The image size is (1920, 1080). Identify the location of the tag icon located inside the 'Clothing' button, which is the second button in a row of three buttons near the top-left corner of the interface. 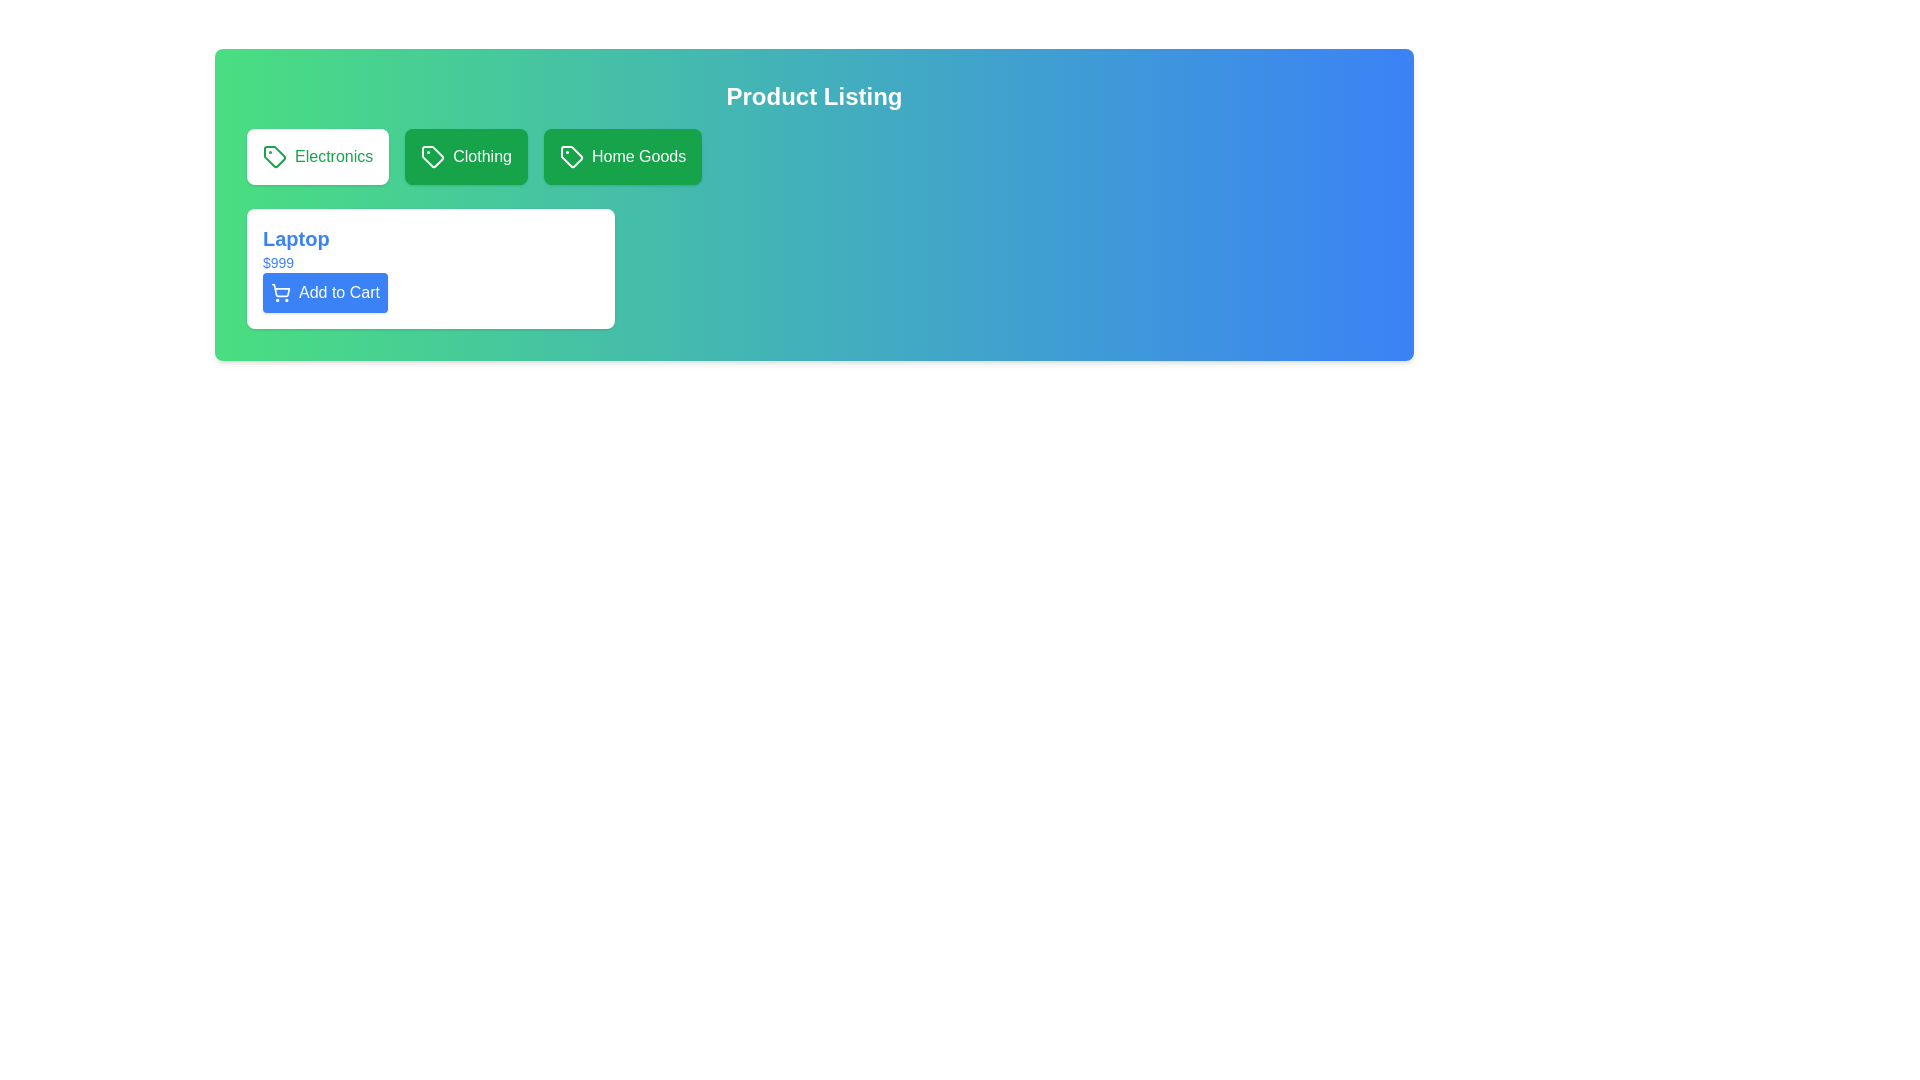
(432, 156).